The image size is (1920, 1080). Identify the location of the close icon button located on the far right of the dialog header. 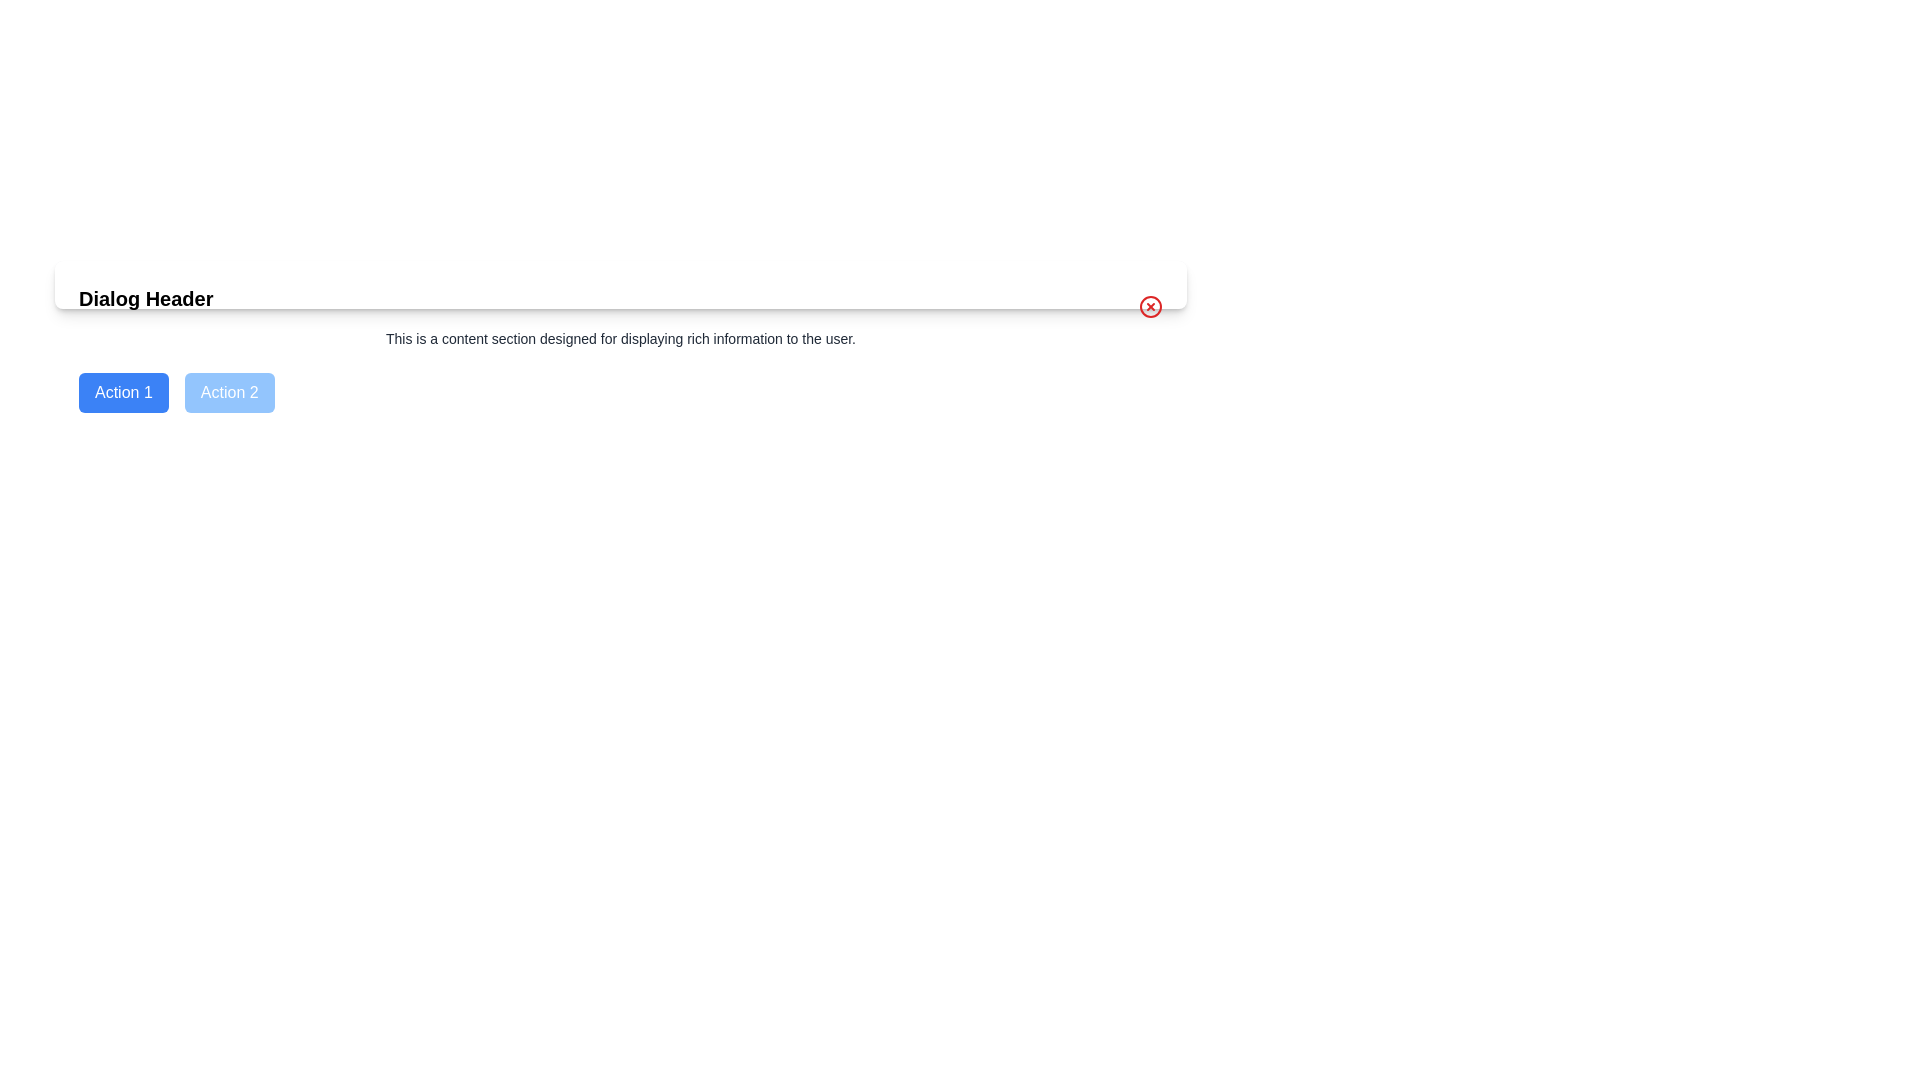
(1151, 307).